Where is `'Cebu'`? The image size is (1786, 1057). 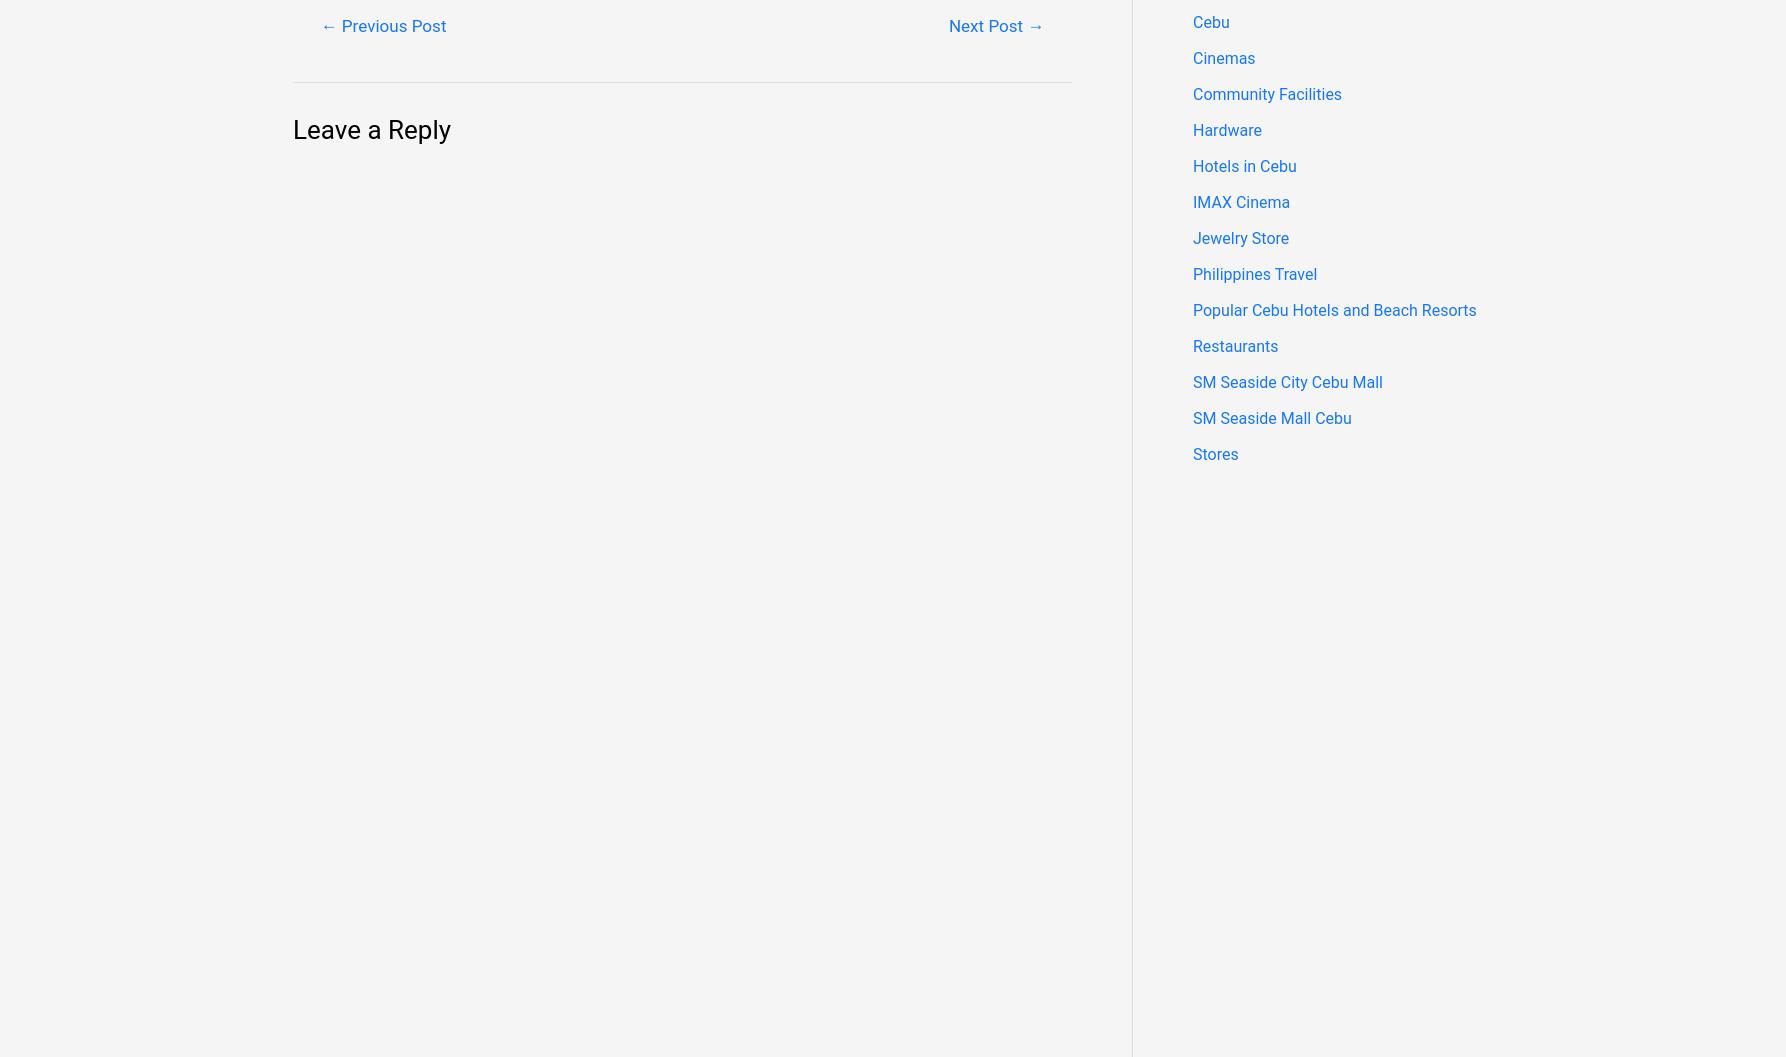 'Cebu' is located at coordinates (1211, 22).